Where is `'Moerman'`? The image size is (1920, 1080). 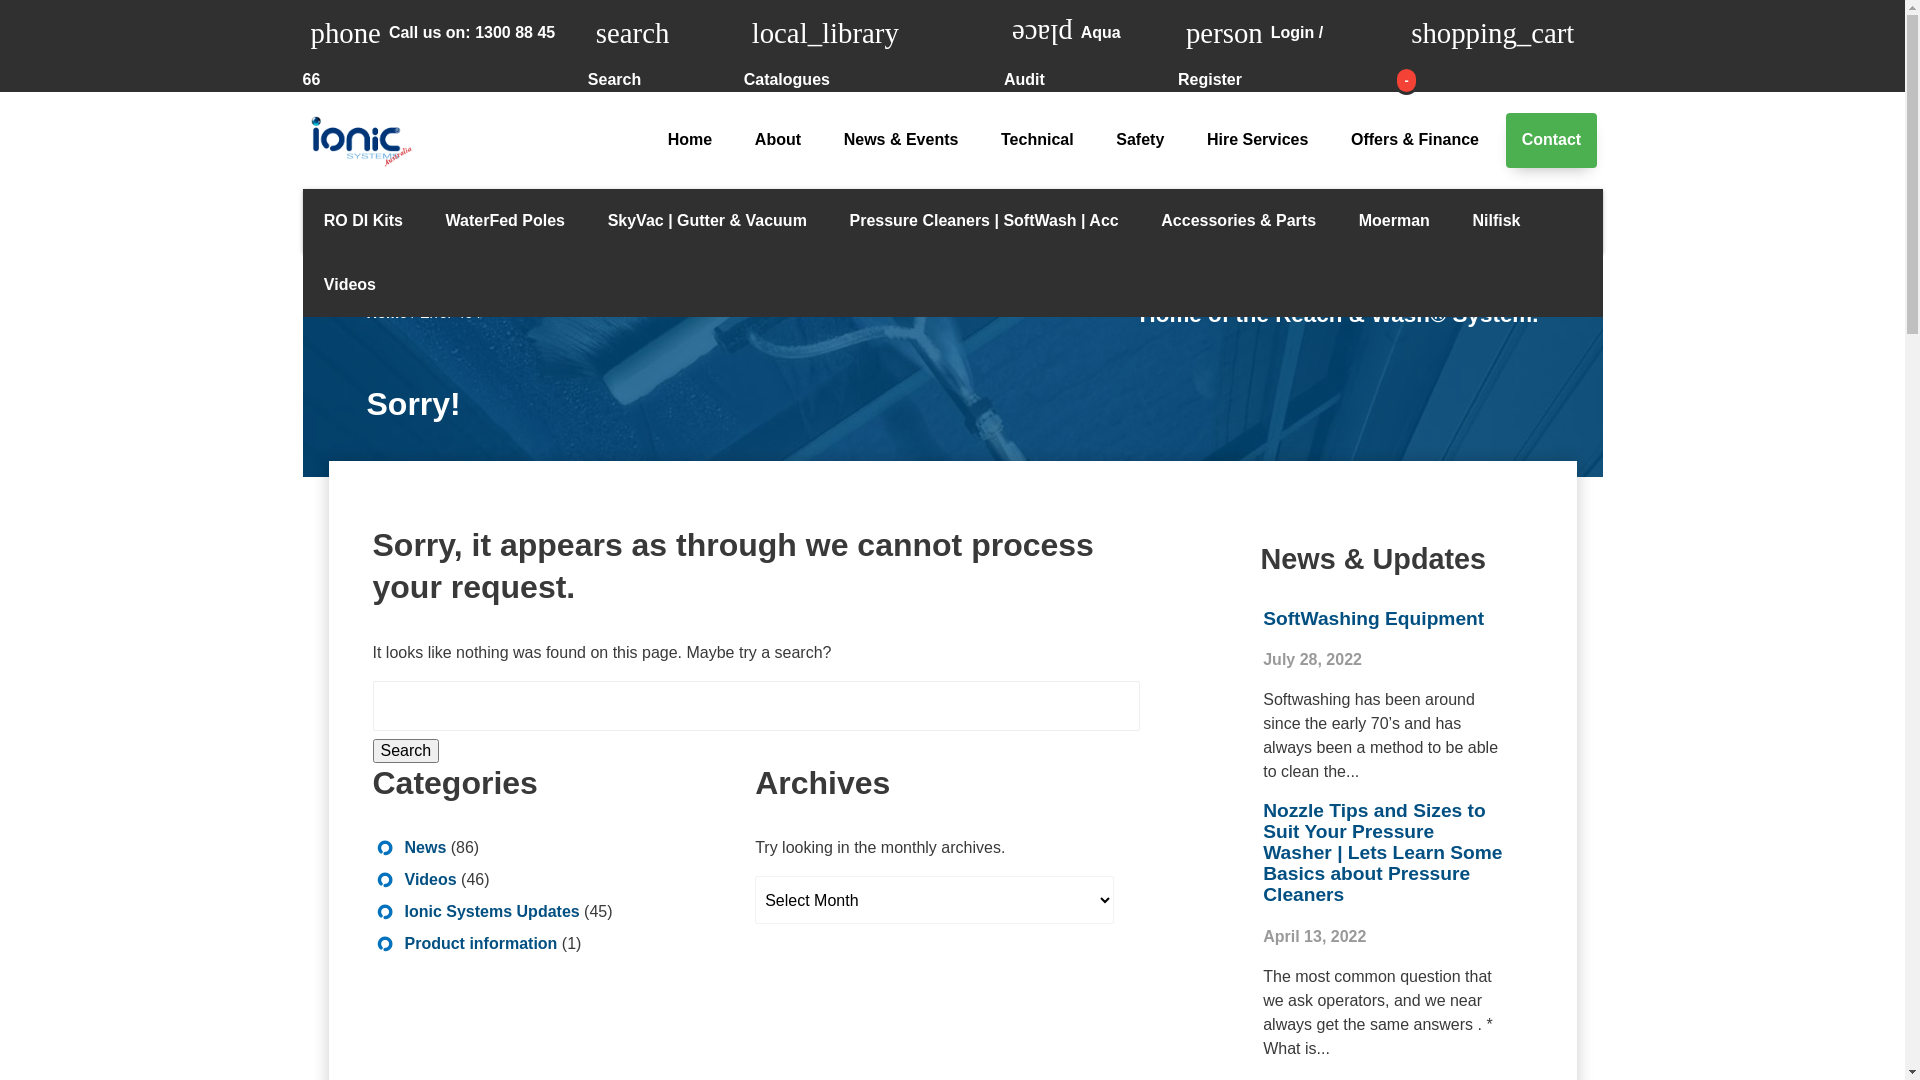 'Moerman' is located at coordinates (1392, 220).